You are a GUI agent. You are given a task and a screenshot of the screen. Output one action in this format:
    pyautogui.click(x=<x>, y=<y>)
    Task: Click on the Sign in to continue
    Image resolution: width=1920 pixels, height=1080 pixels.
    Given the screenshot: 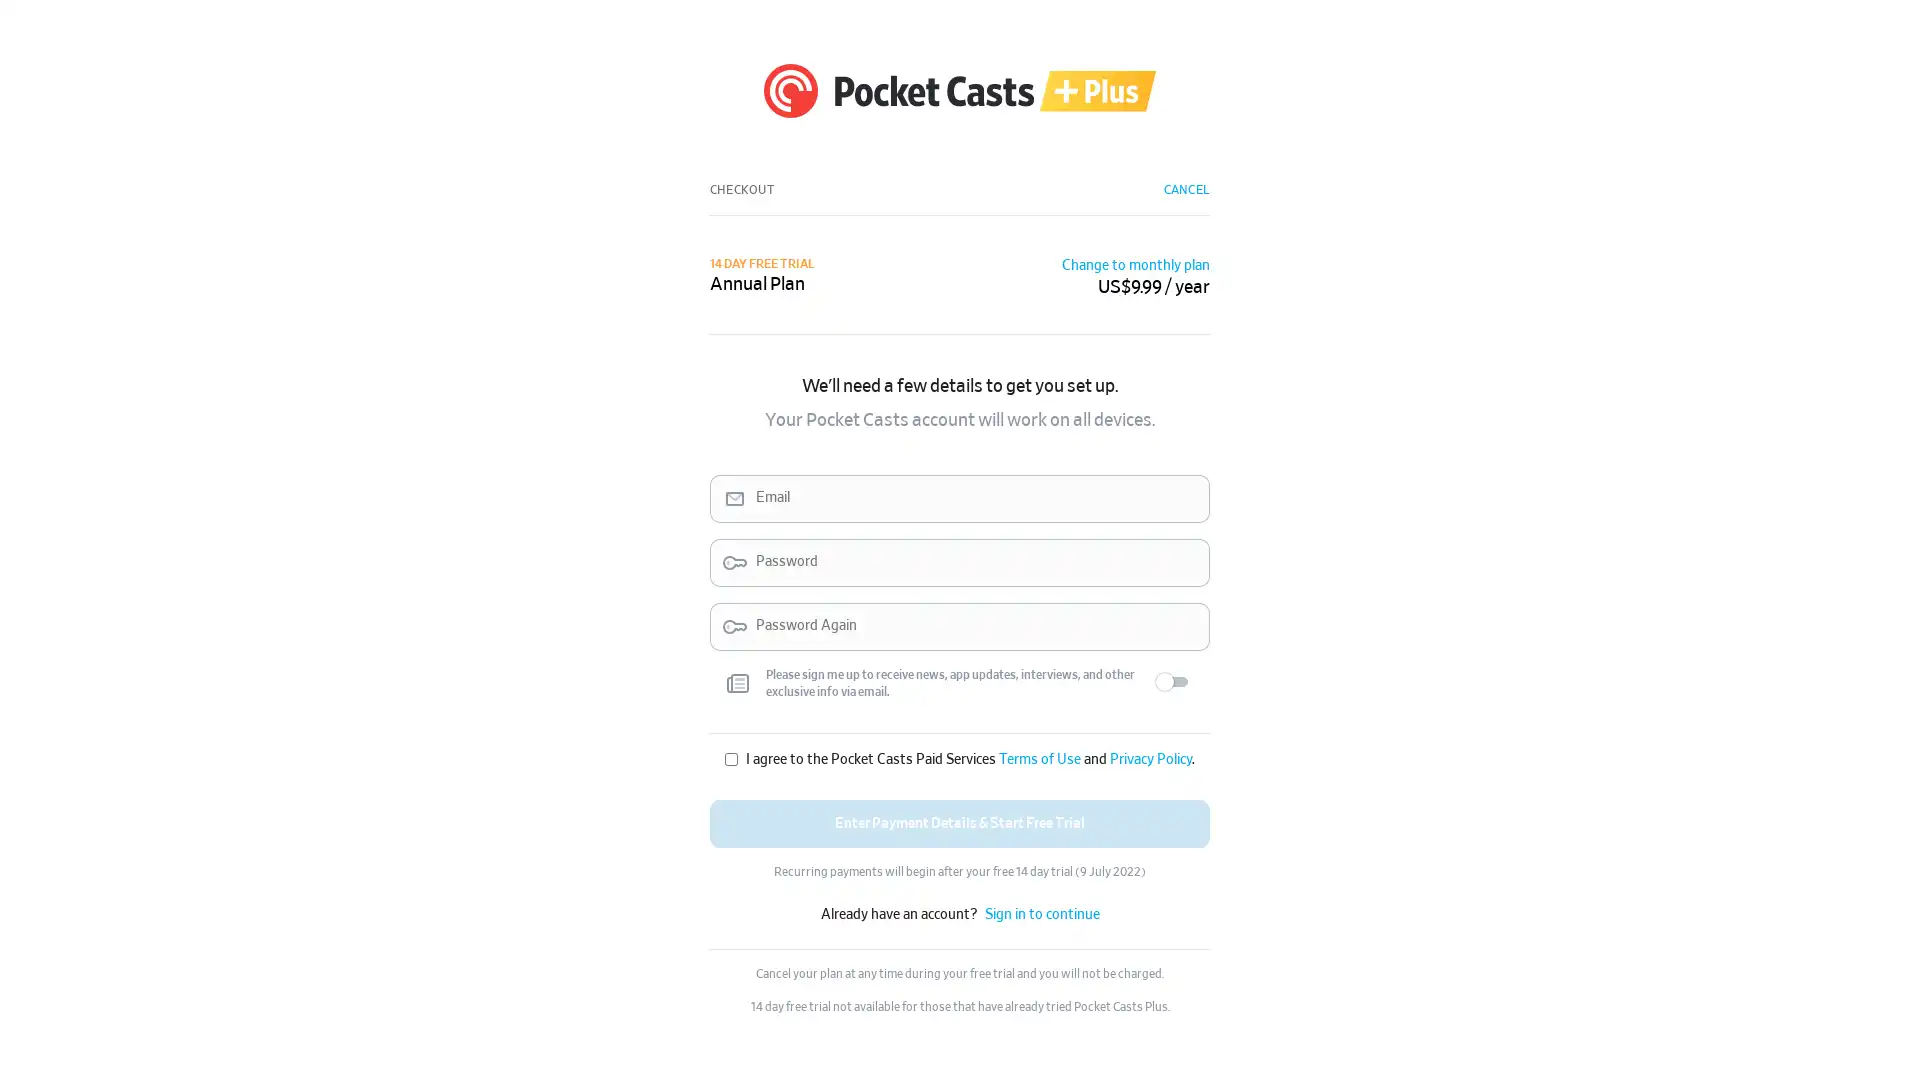 What is the action you would take?
    pyautogui.click(x=1040, y=914)
    